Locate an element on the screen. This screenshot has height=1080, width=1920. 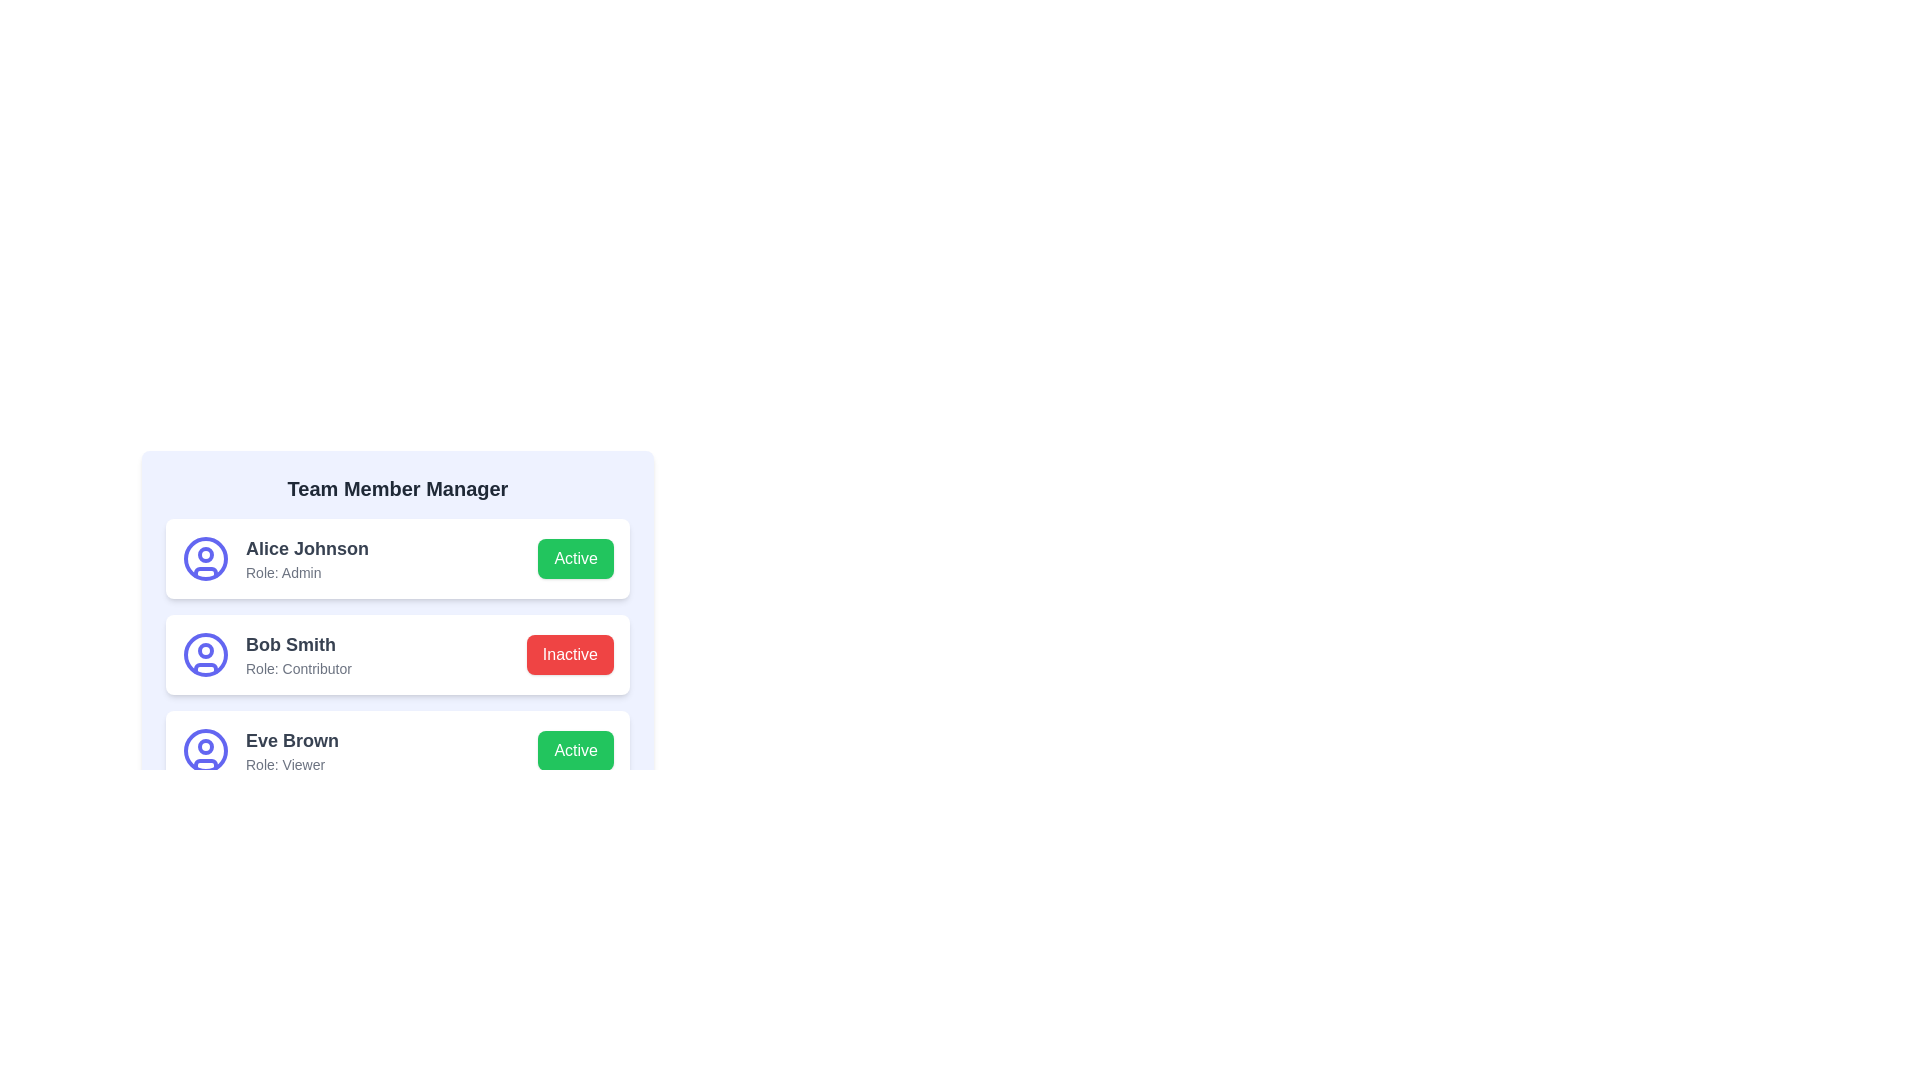
the profile icon representing the user 'Bob Smith' located on the left side of the row labeled 'Bob Smith' in the team member list is located at coordinates (206, 655).